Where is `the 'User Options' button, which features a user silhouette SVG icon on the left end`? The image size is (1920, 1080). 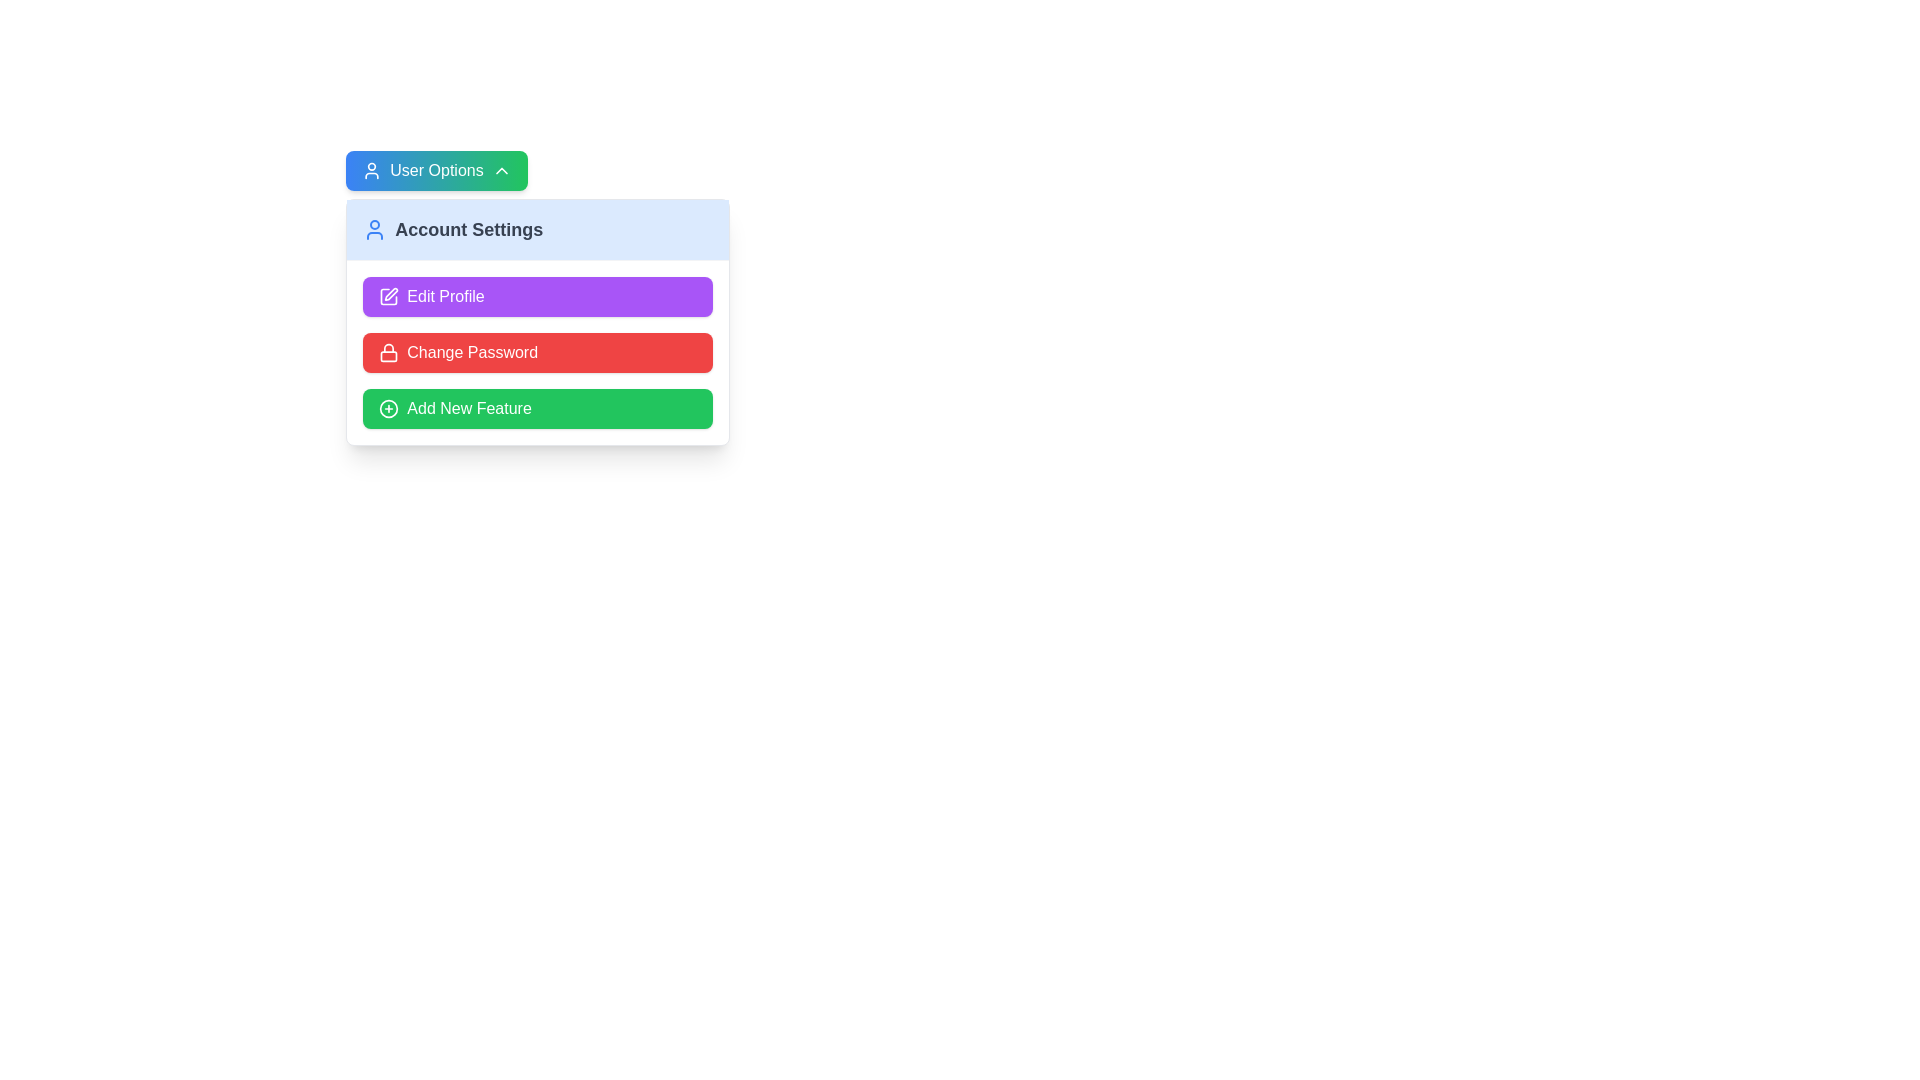 the 'User Options' button, which features a user silhouette SVG icon on the left end is located at coordinates (372, 169).